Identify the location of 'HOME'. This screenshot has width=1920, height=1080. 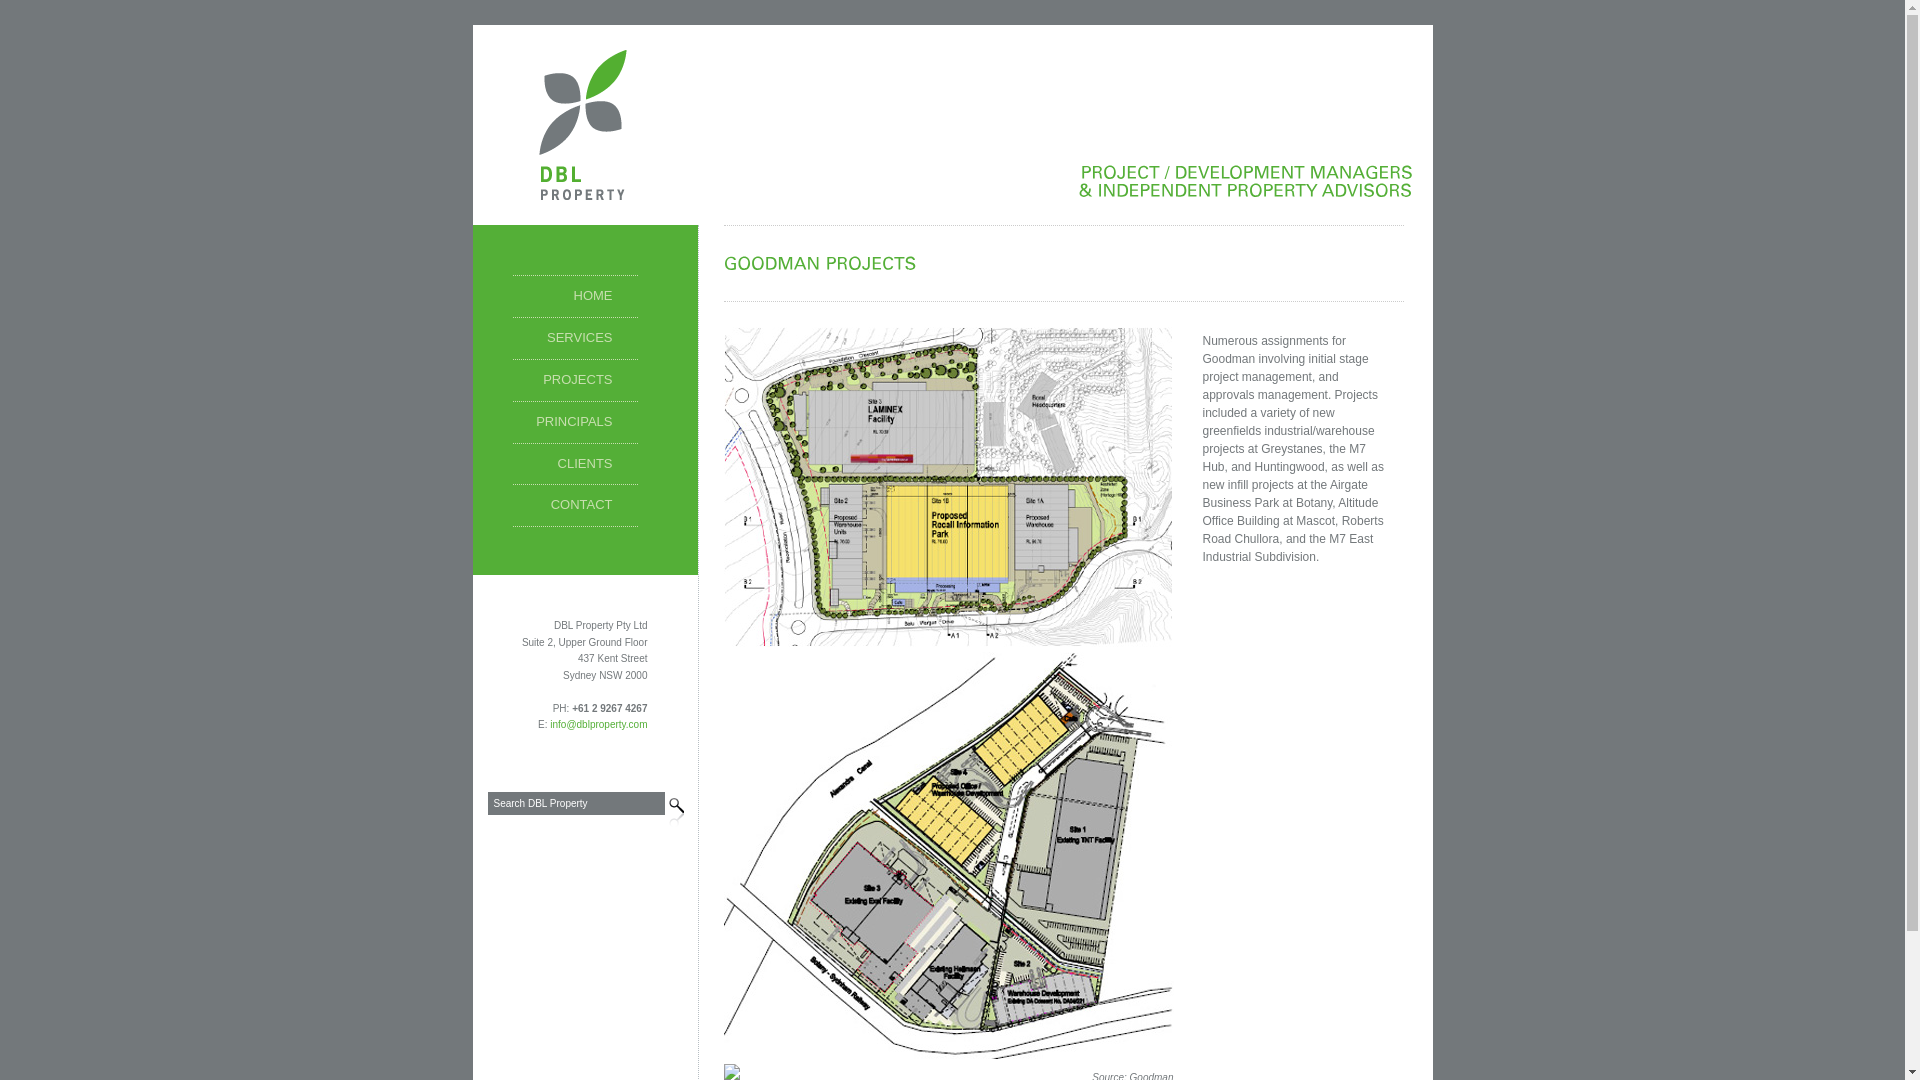
(573, 297).